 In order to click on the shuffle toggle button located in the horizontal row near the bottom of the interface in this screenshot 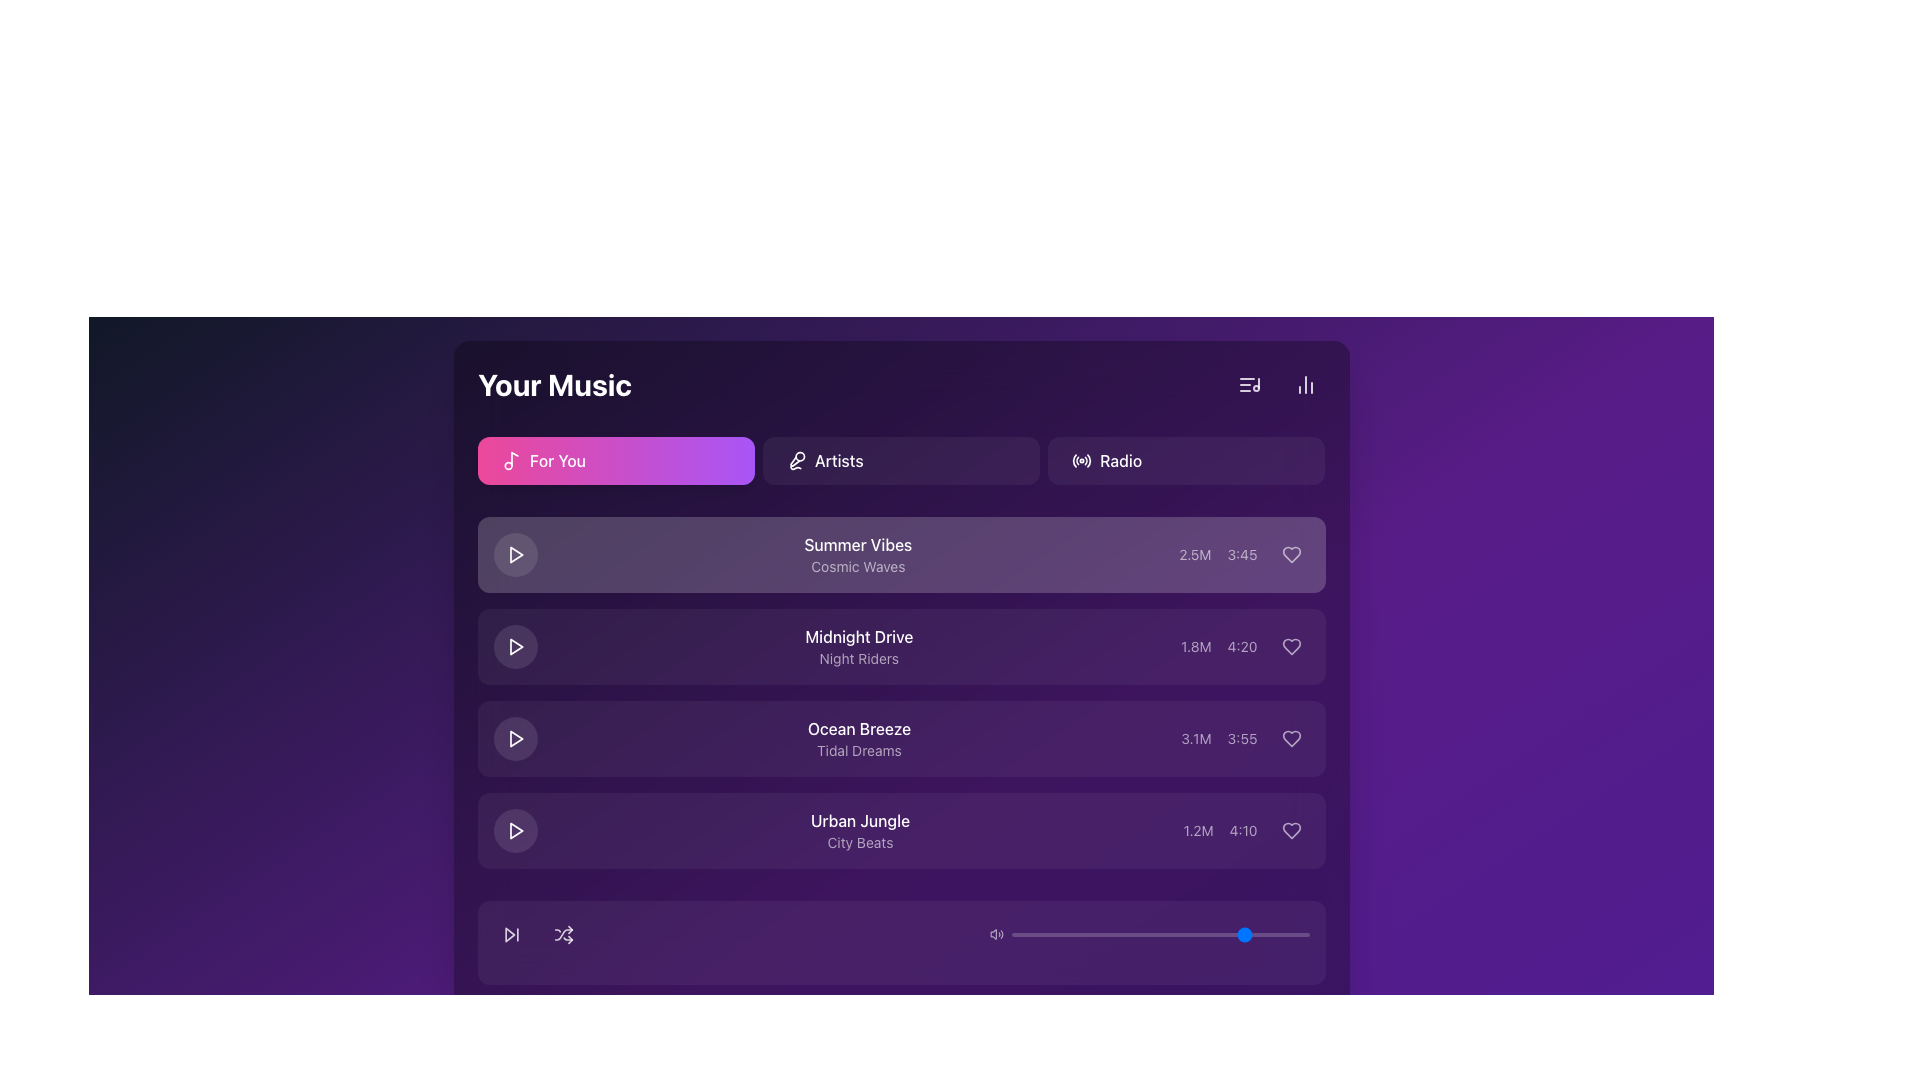, I will do `click(562, 934)`.